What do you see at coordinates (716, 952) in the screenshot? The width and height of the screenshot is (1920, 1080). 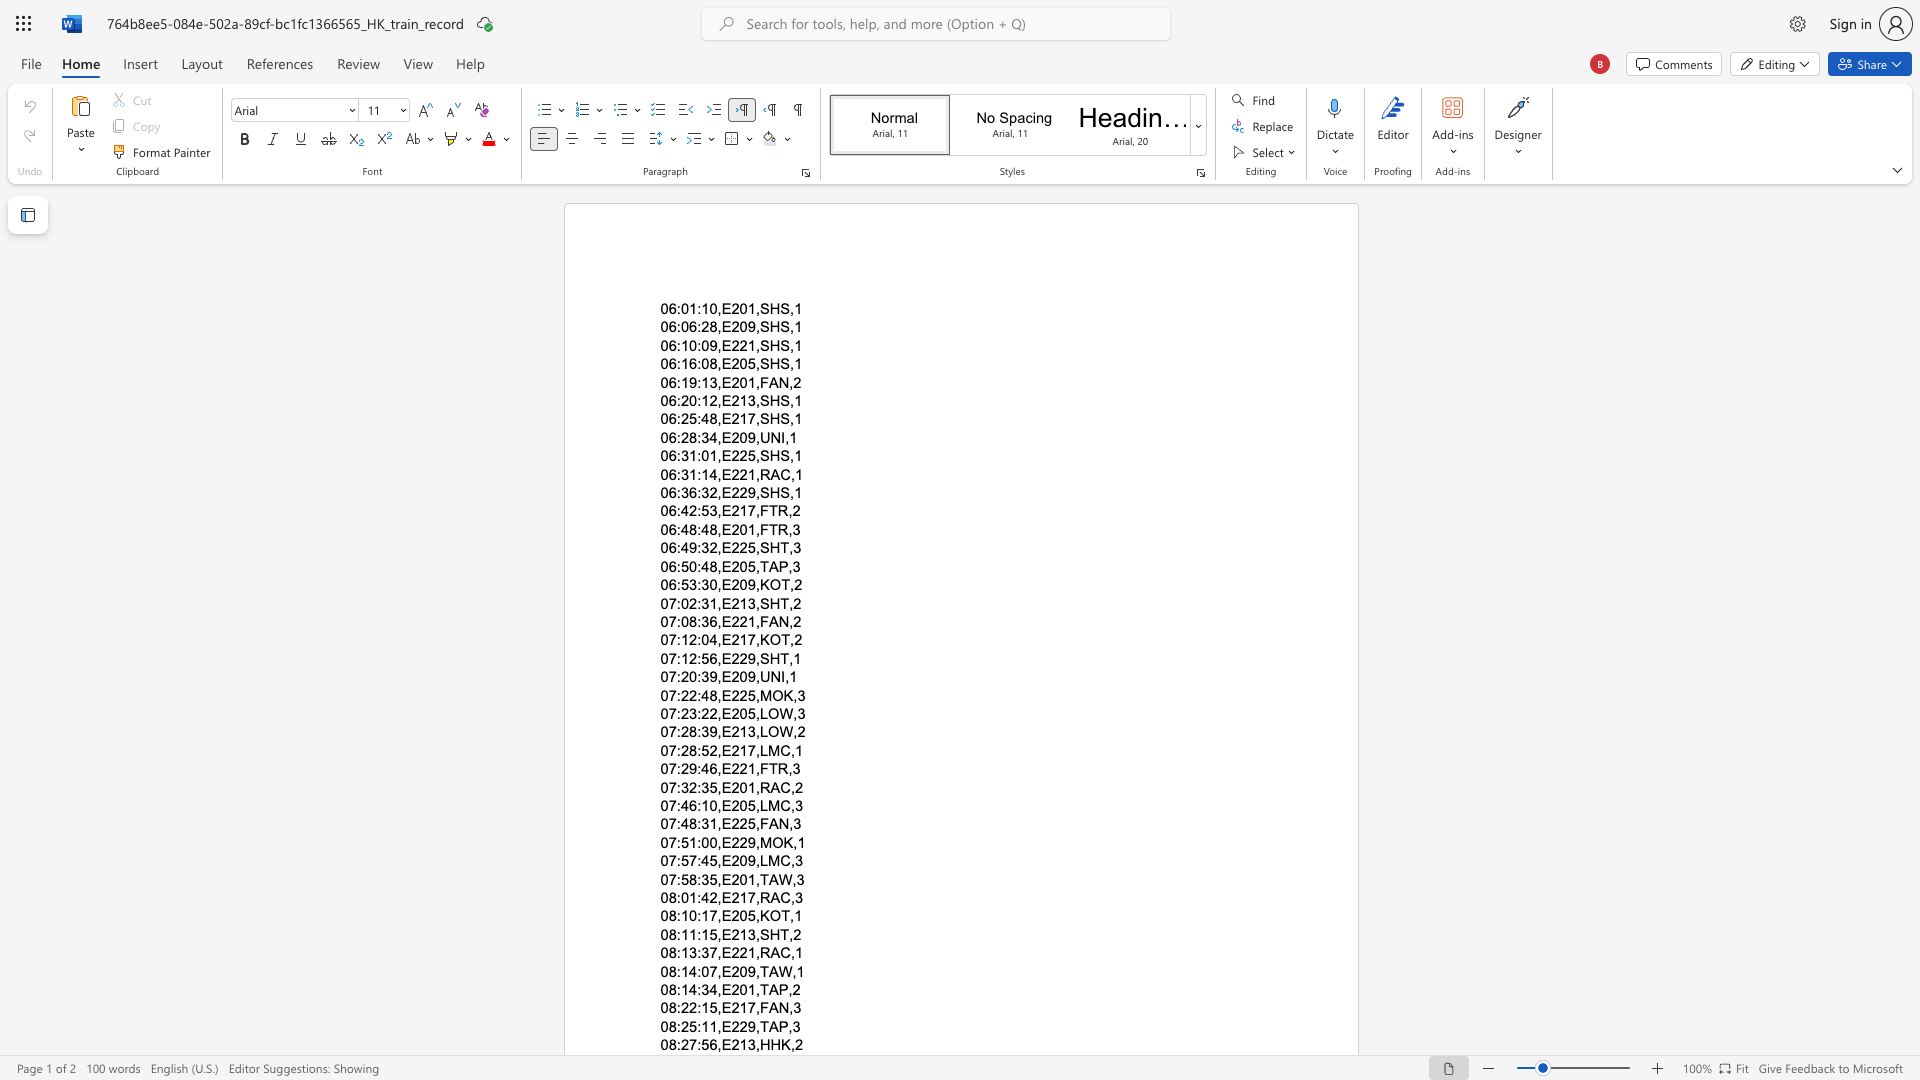 I see `the space between the continuous character "7" and "," in the text` at bounding box center [716, 952].